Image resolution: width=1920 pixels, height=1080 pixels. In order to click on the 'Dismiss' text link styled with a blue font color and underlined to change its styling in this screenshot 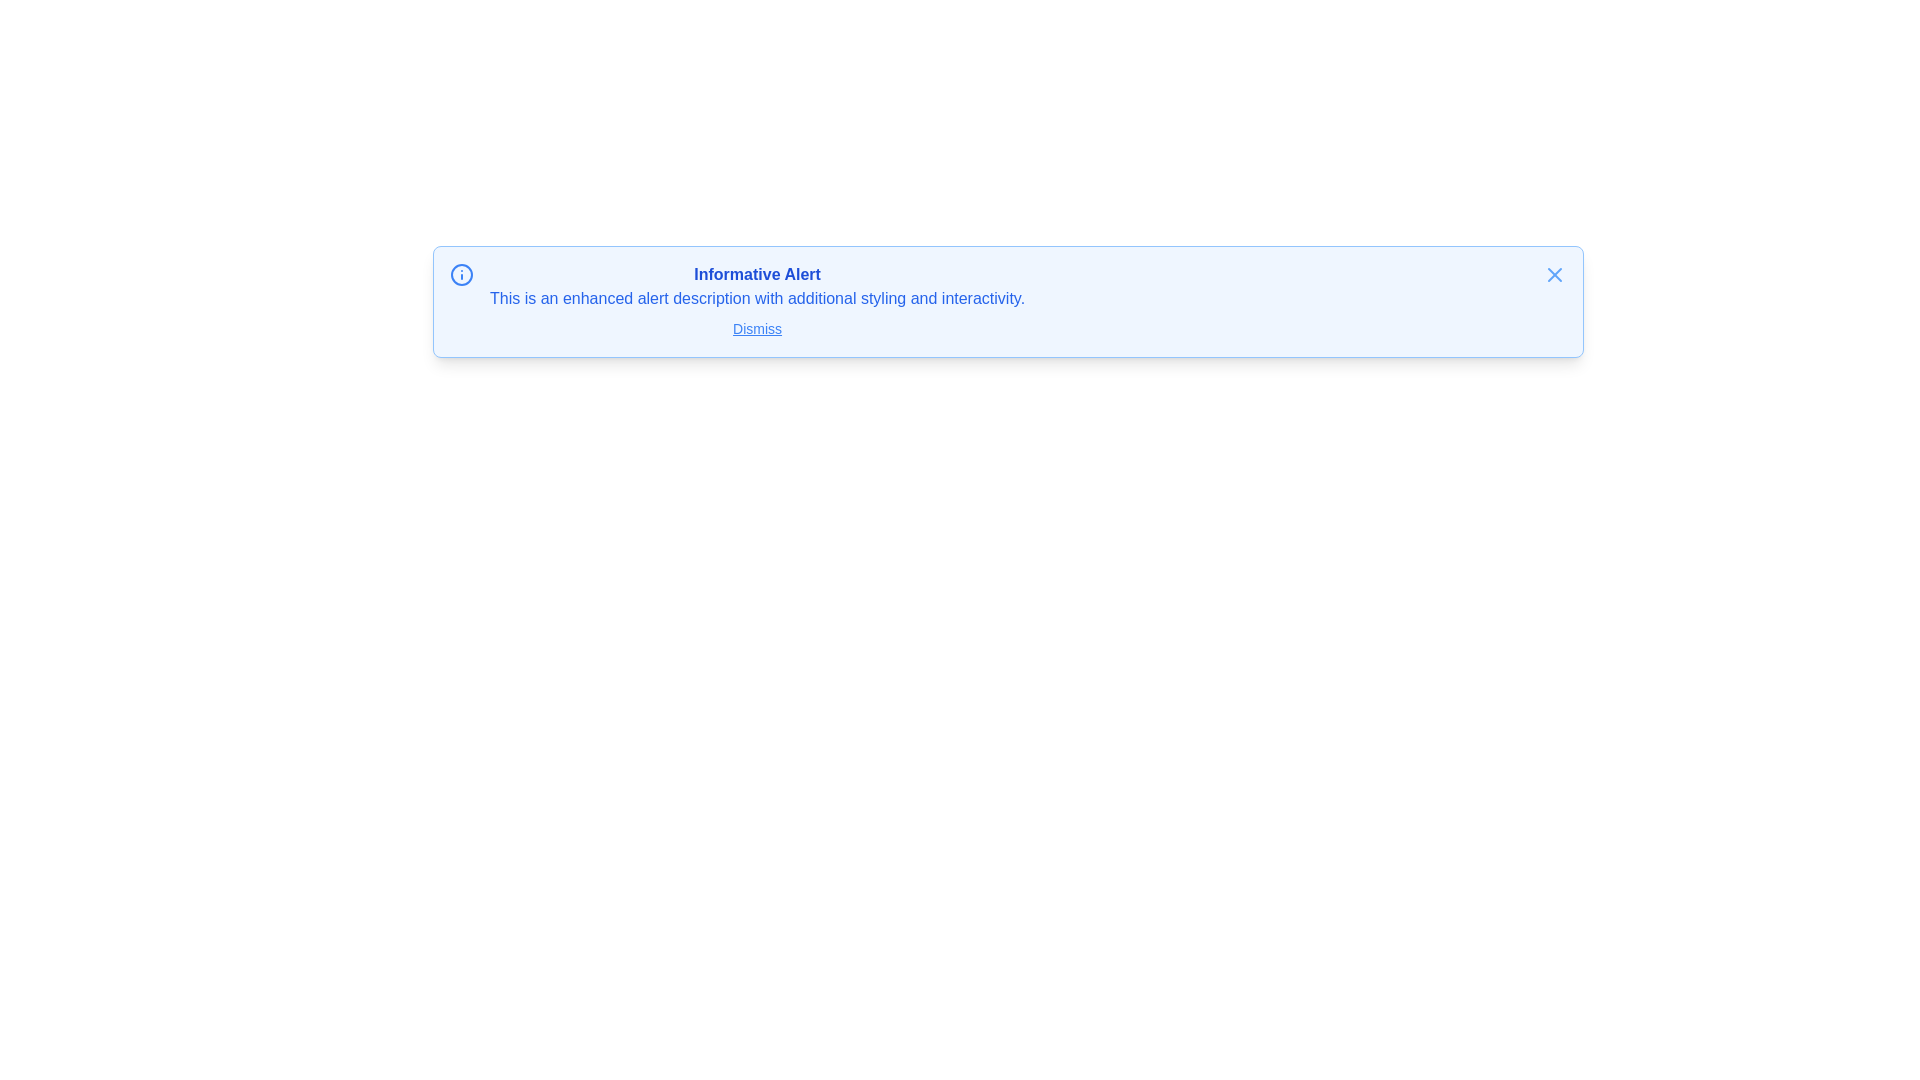, I will do `click(756, 327)`.